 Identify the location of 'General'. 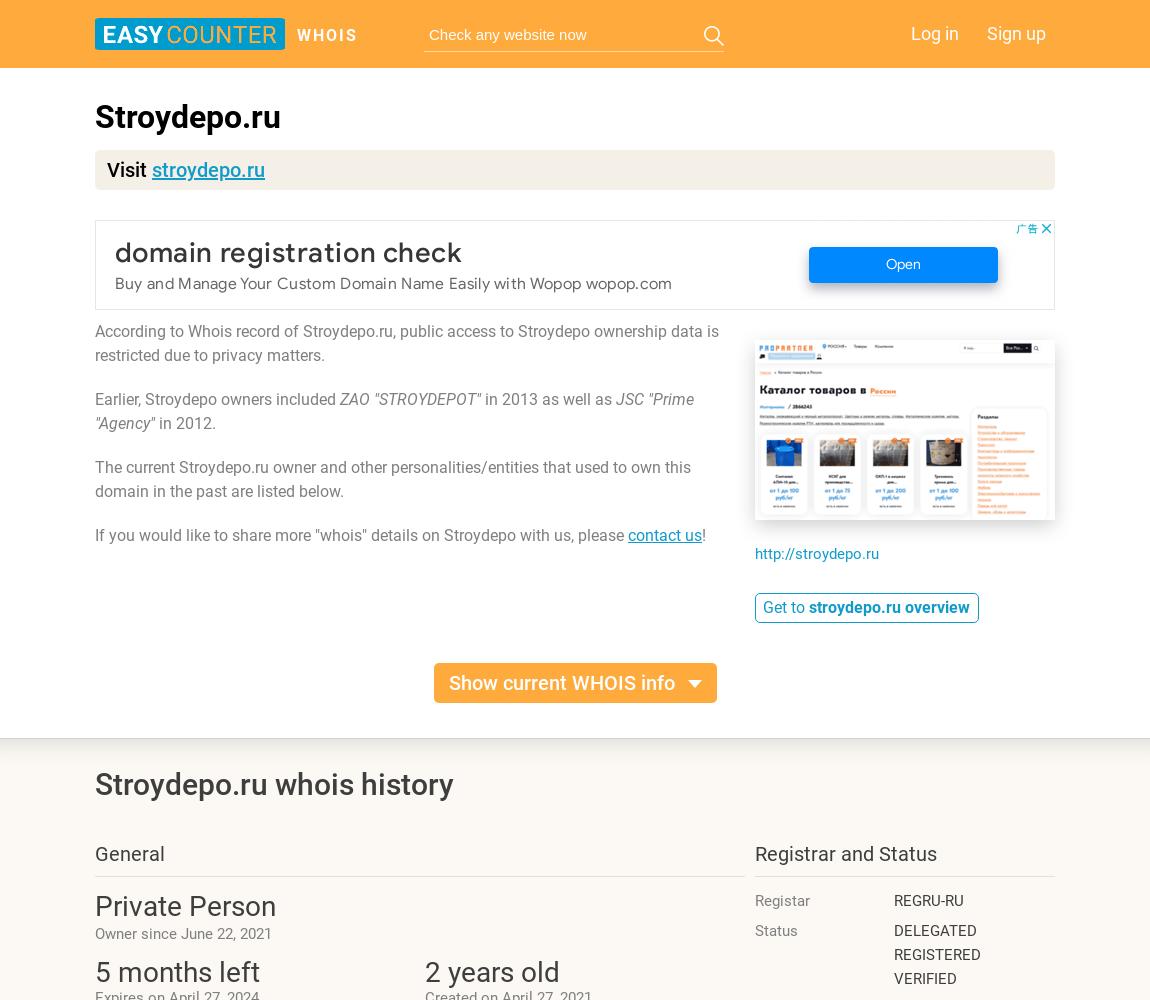
(128, 853).